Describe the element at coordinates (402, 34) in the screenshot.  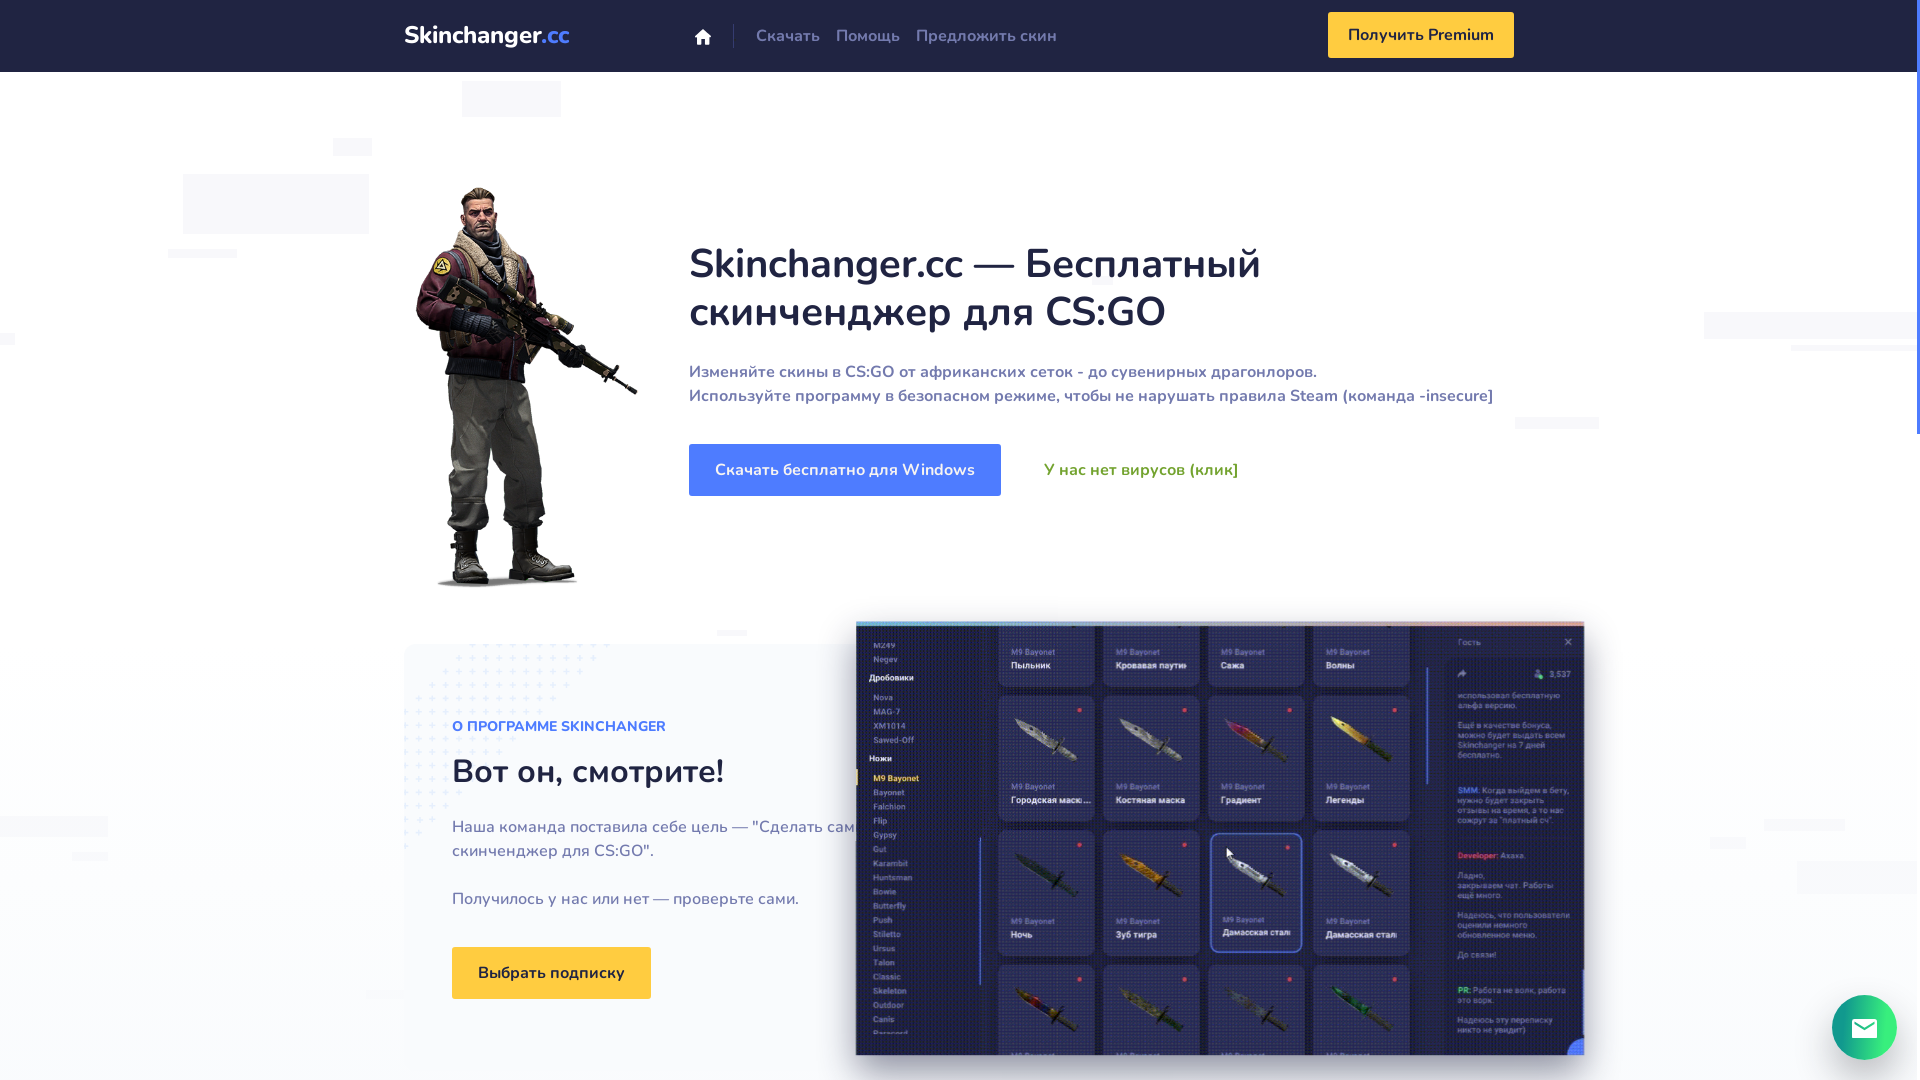
I see `'Skinchanger.cc'` at that location.